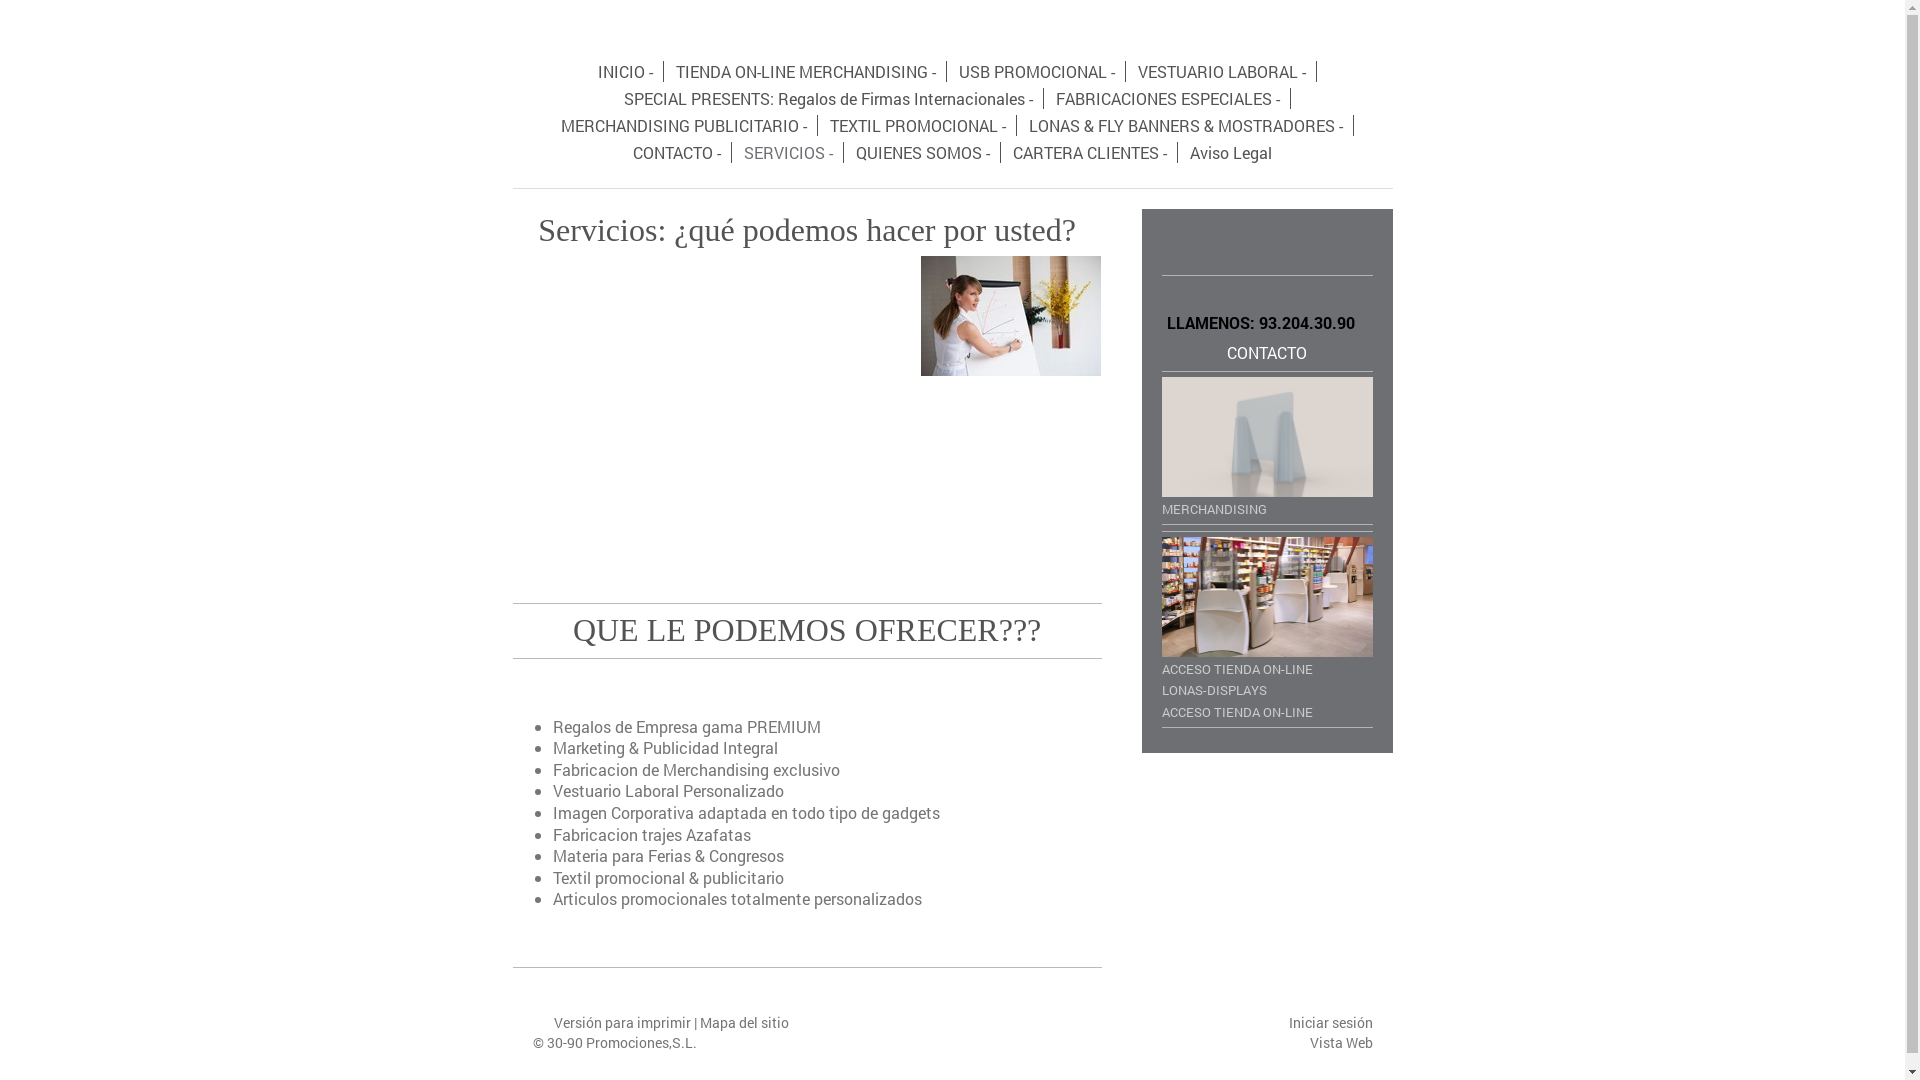 The image size is (1920, 1080). Describe the element at coordinates (677, 151) in the screenshot. I see `'CONTACTO -'` at that location.